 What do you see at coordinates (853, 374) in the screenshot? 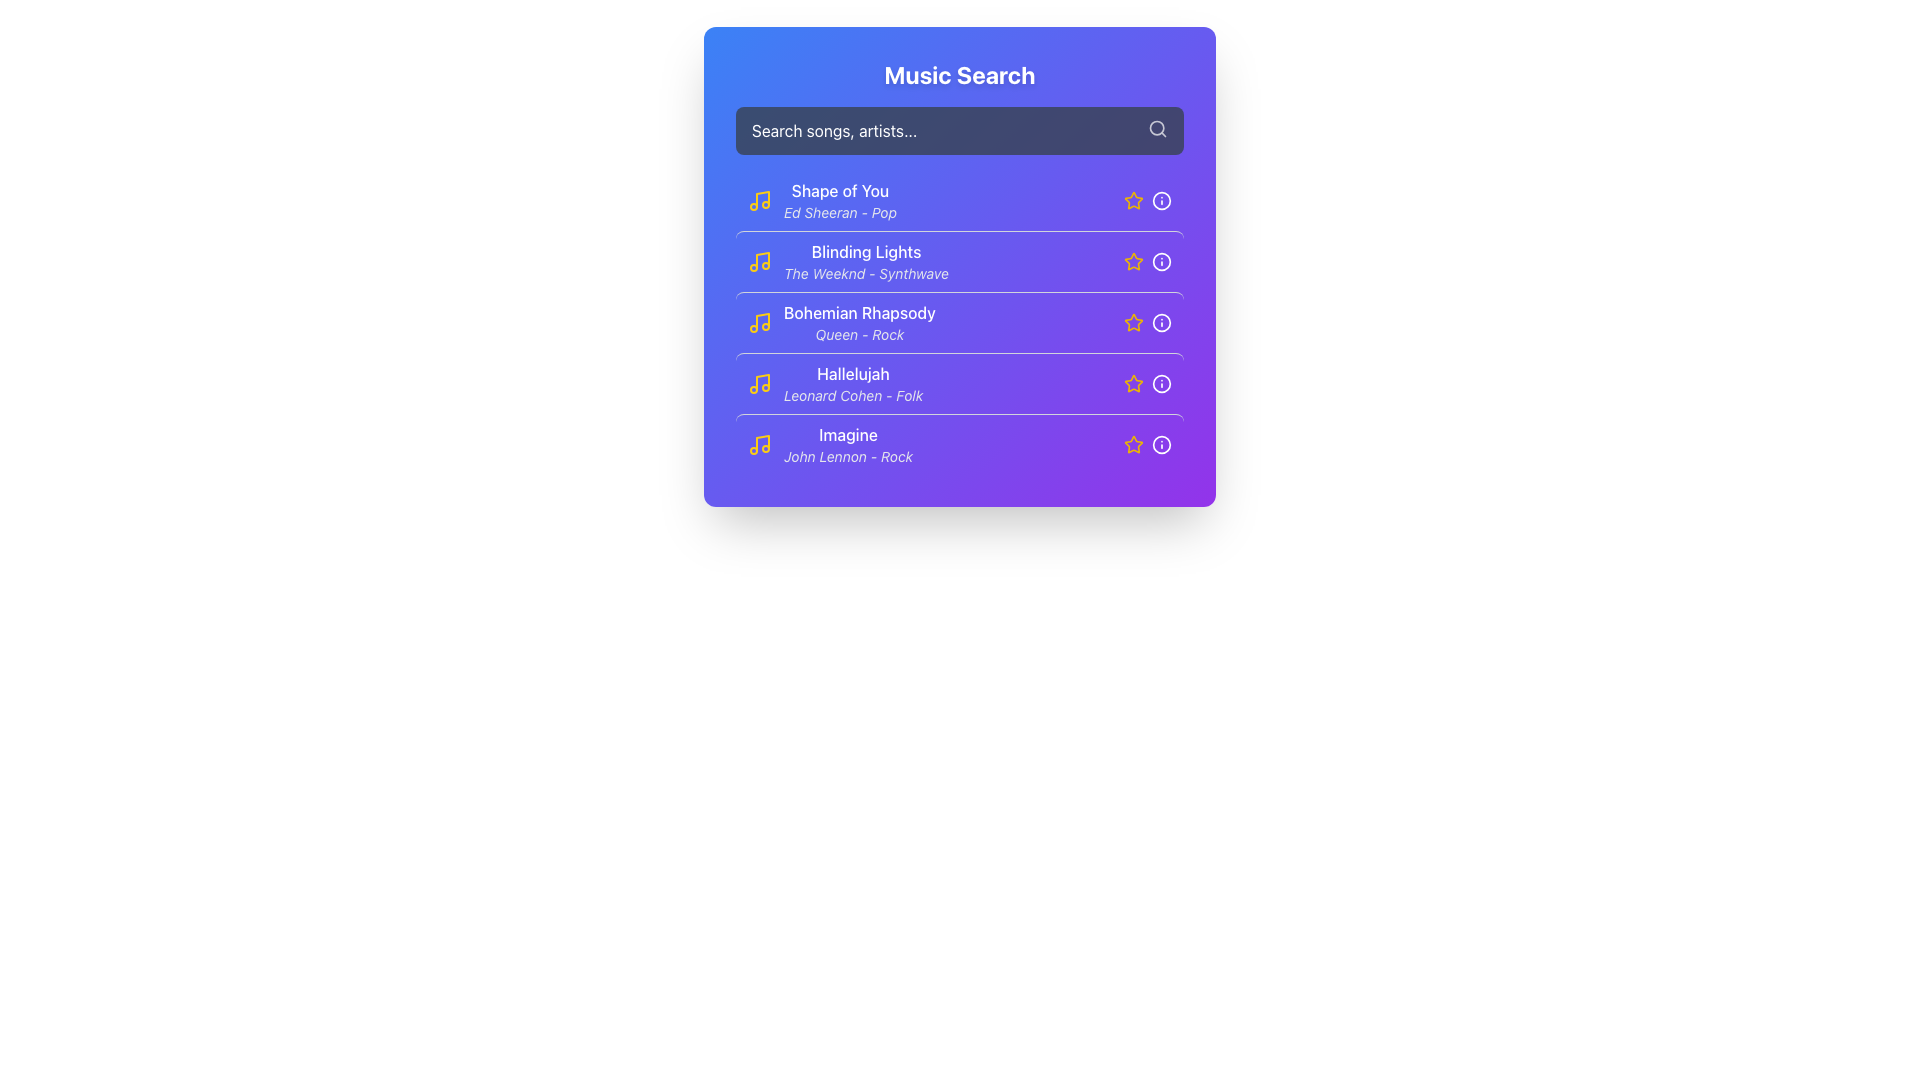
I see `text label displaying 'Hallelujah' in white font on a vibrant purple background, located in the fourth row of song entries` at bounding box center [853, 374].